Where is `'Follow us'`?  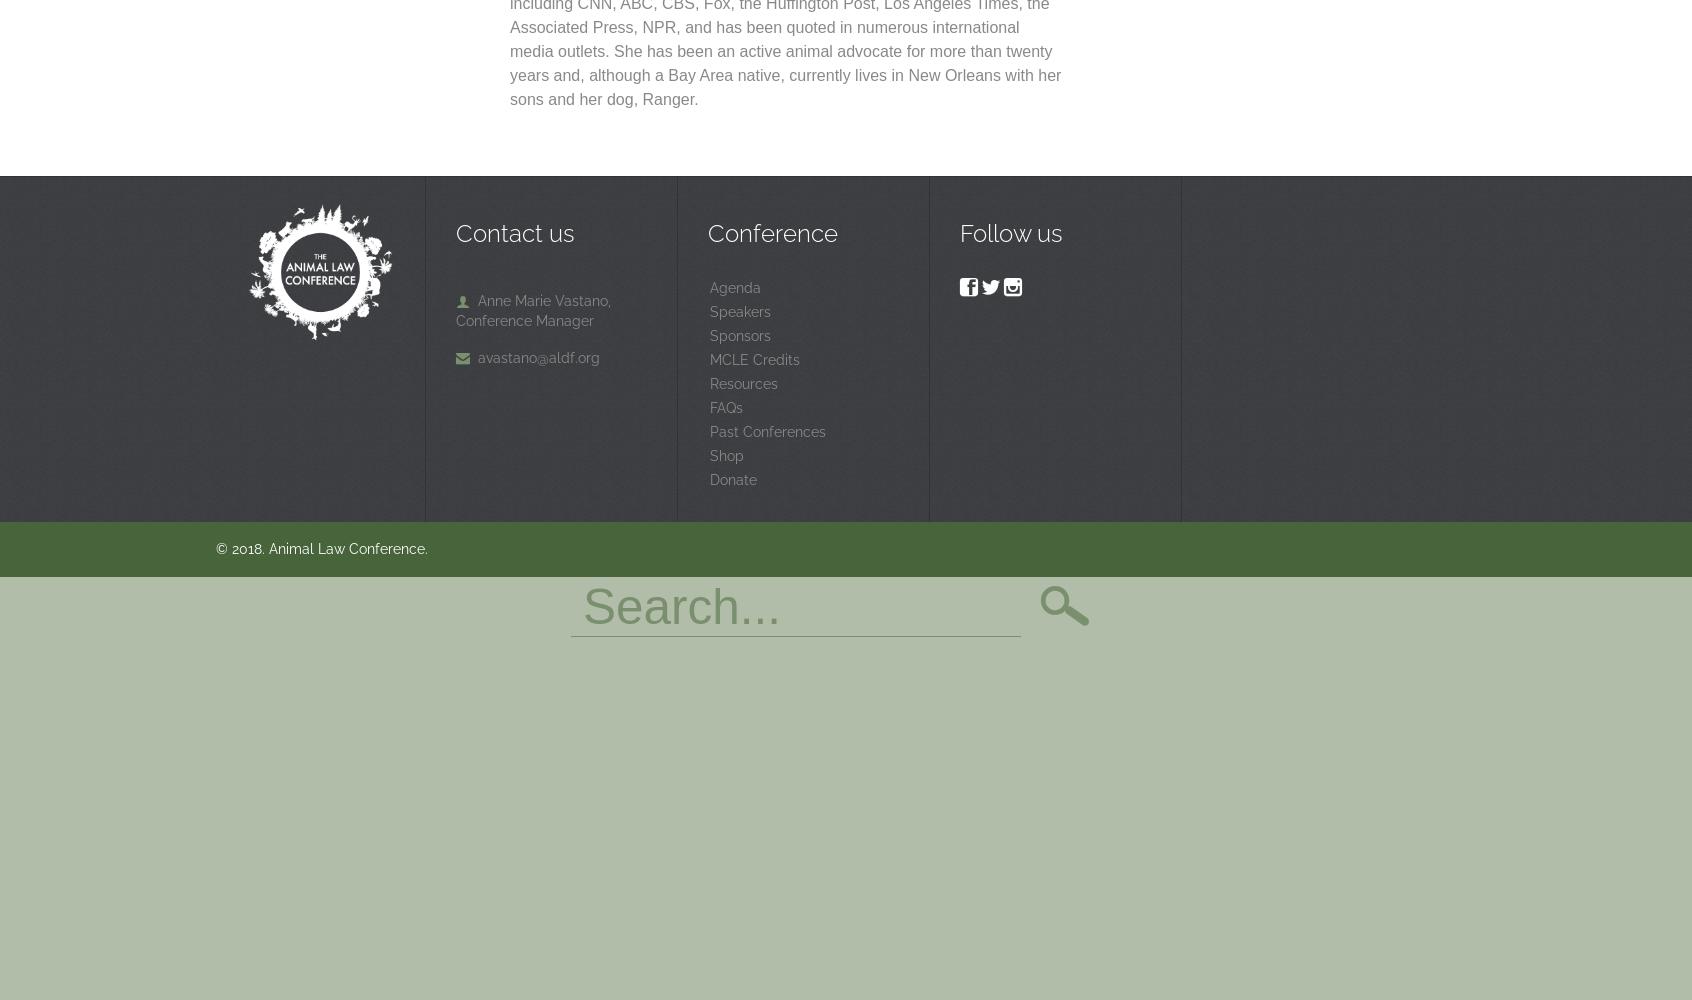 'Follow us' is located at coordinates (1010, 231).